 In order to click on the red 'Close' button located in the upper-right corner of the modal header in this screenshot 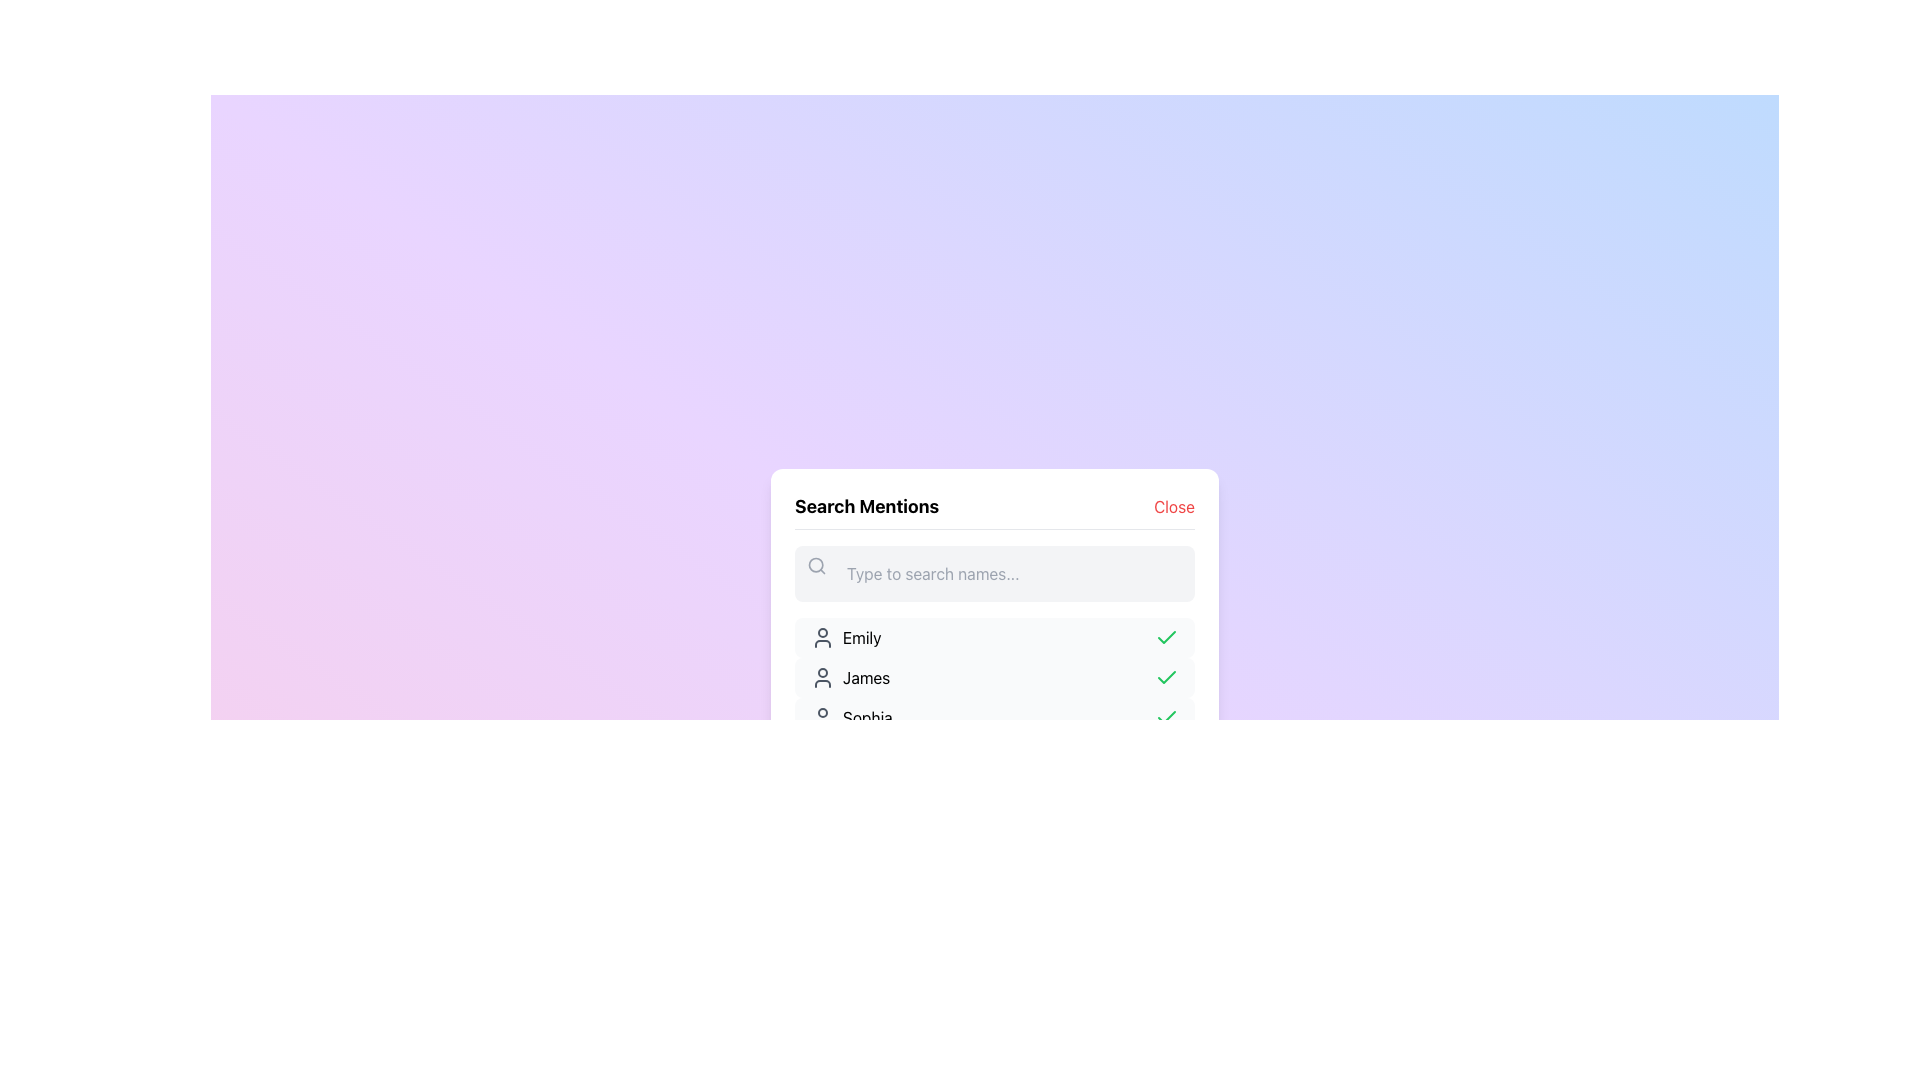, I will do `click(1174, 505)`.